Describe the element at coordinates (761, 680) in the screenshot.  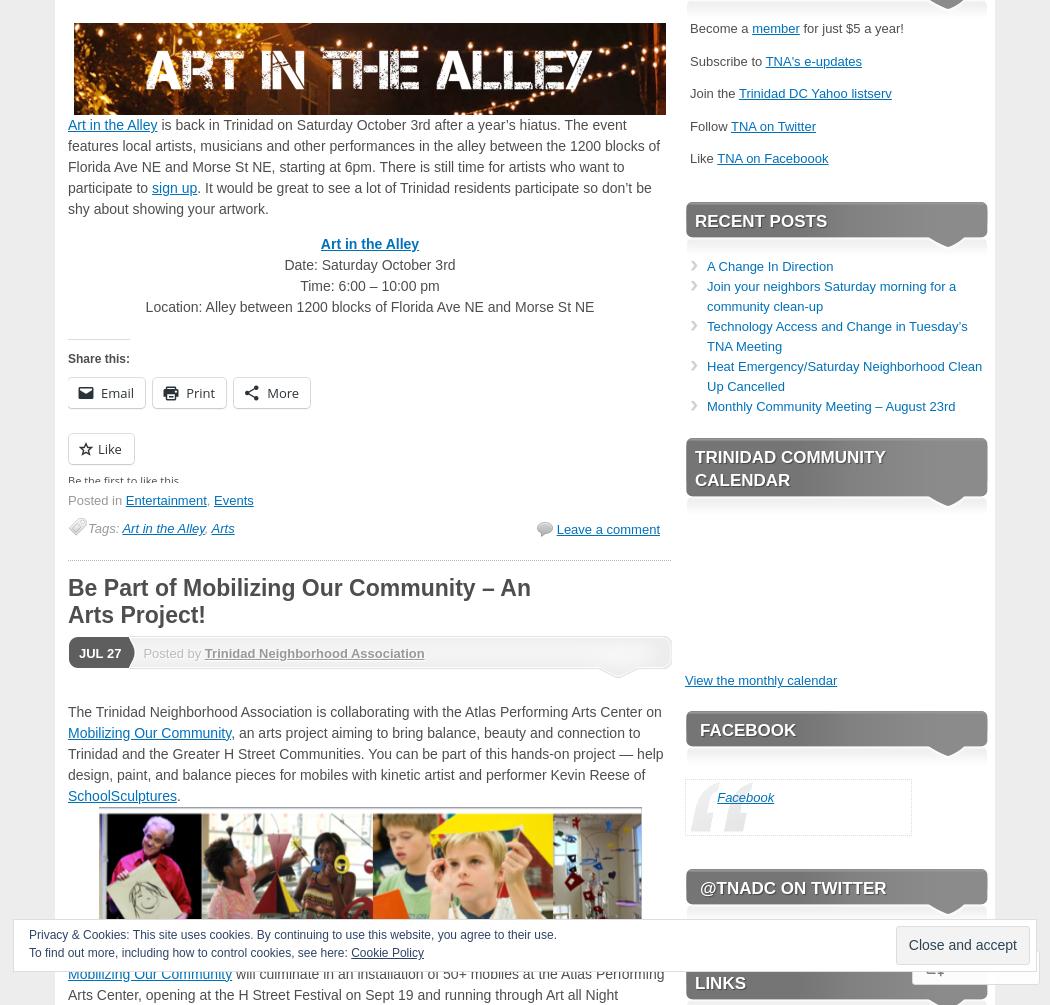
I see `'View the monthly calendar'` at that location.